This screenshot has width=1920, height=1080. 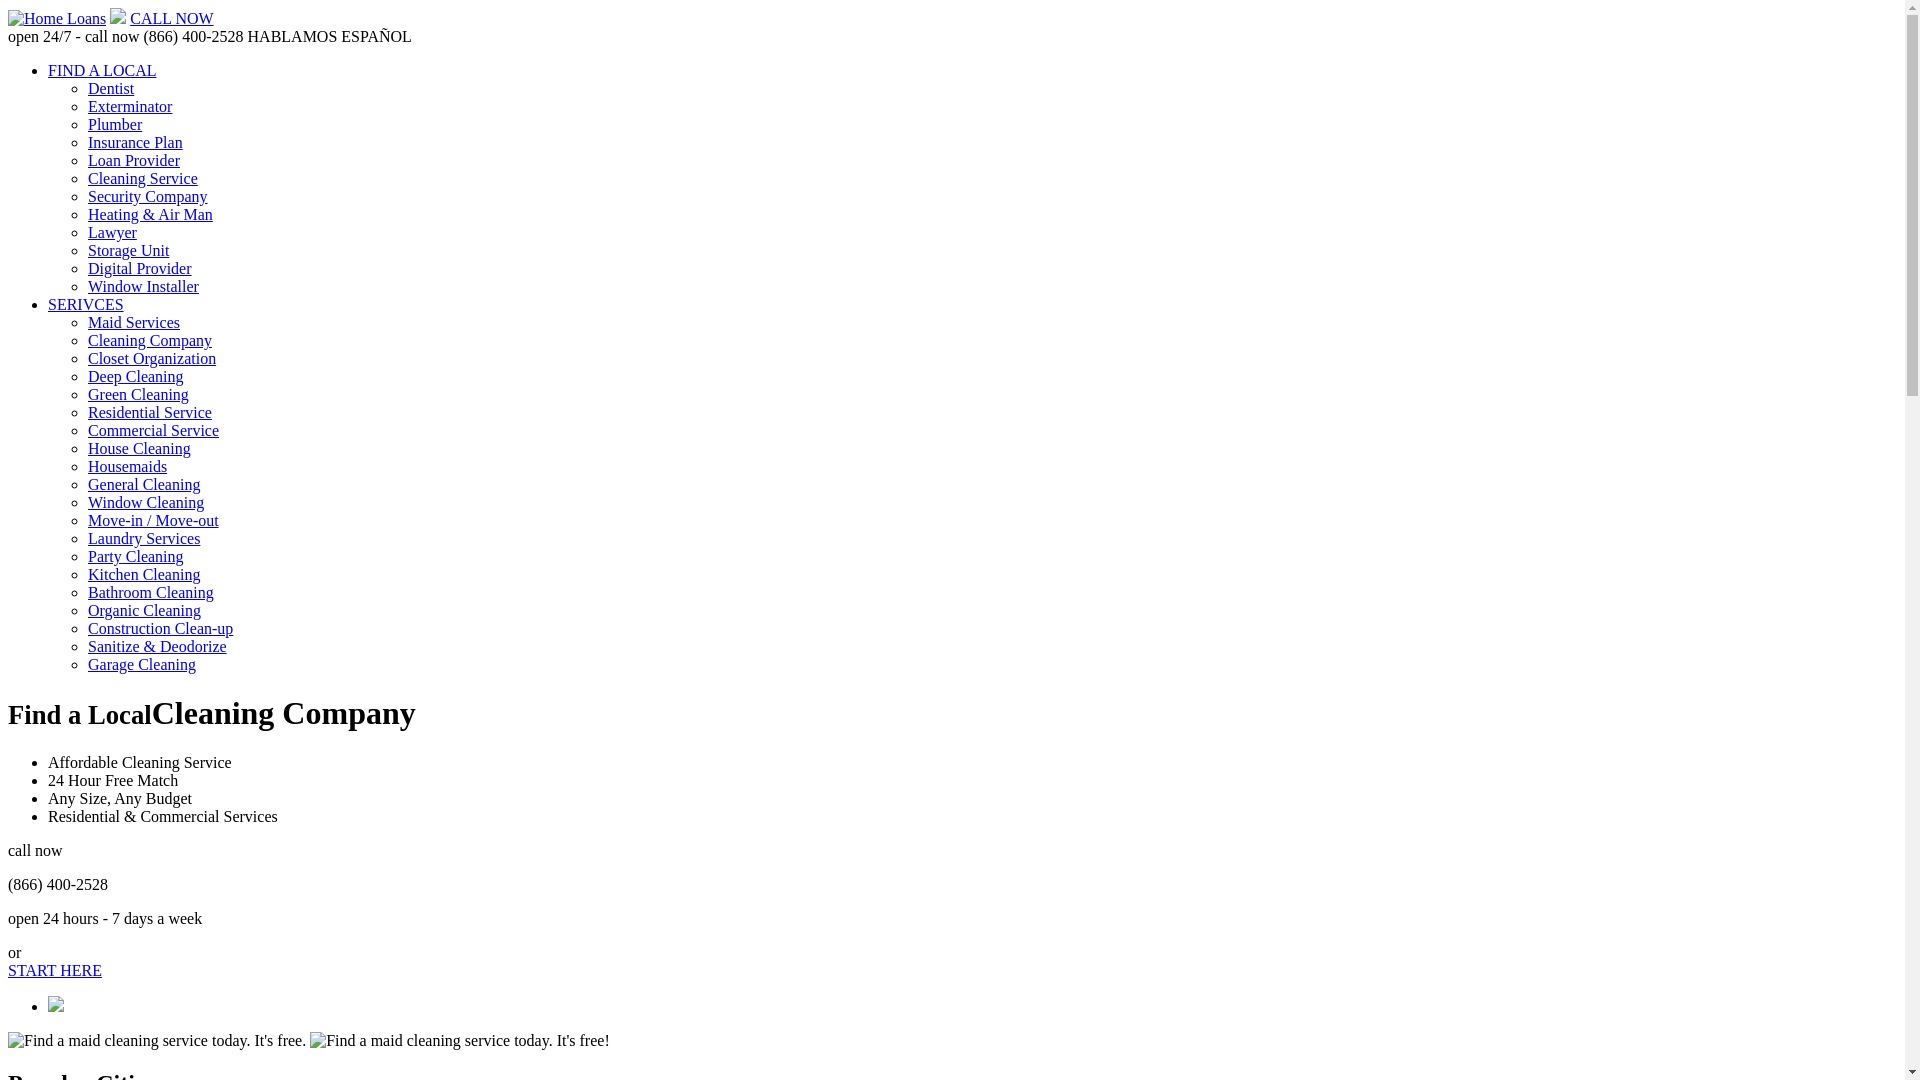 I want to click on 'START HERE', so click(x=54, y=969).